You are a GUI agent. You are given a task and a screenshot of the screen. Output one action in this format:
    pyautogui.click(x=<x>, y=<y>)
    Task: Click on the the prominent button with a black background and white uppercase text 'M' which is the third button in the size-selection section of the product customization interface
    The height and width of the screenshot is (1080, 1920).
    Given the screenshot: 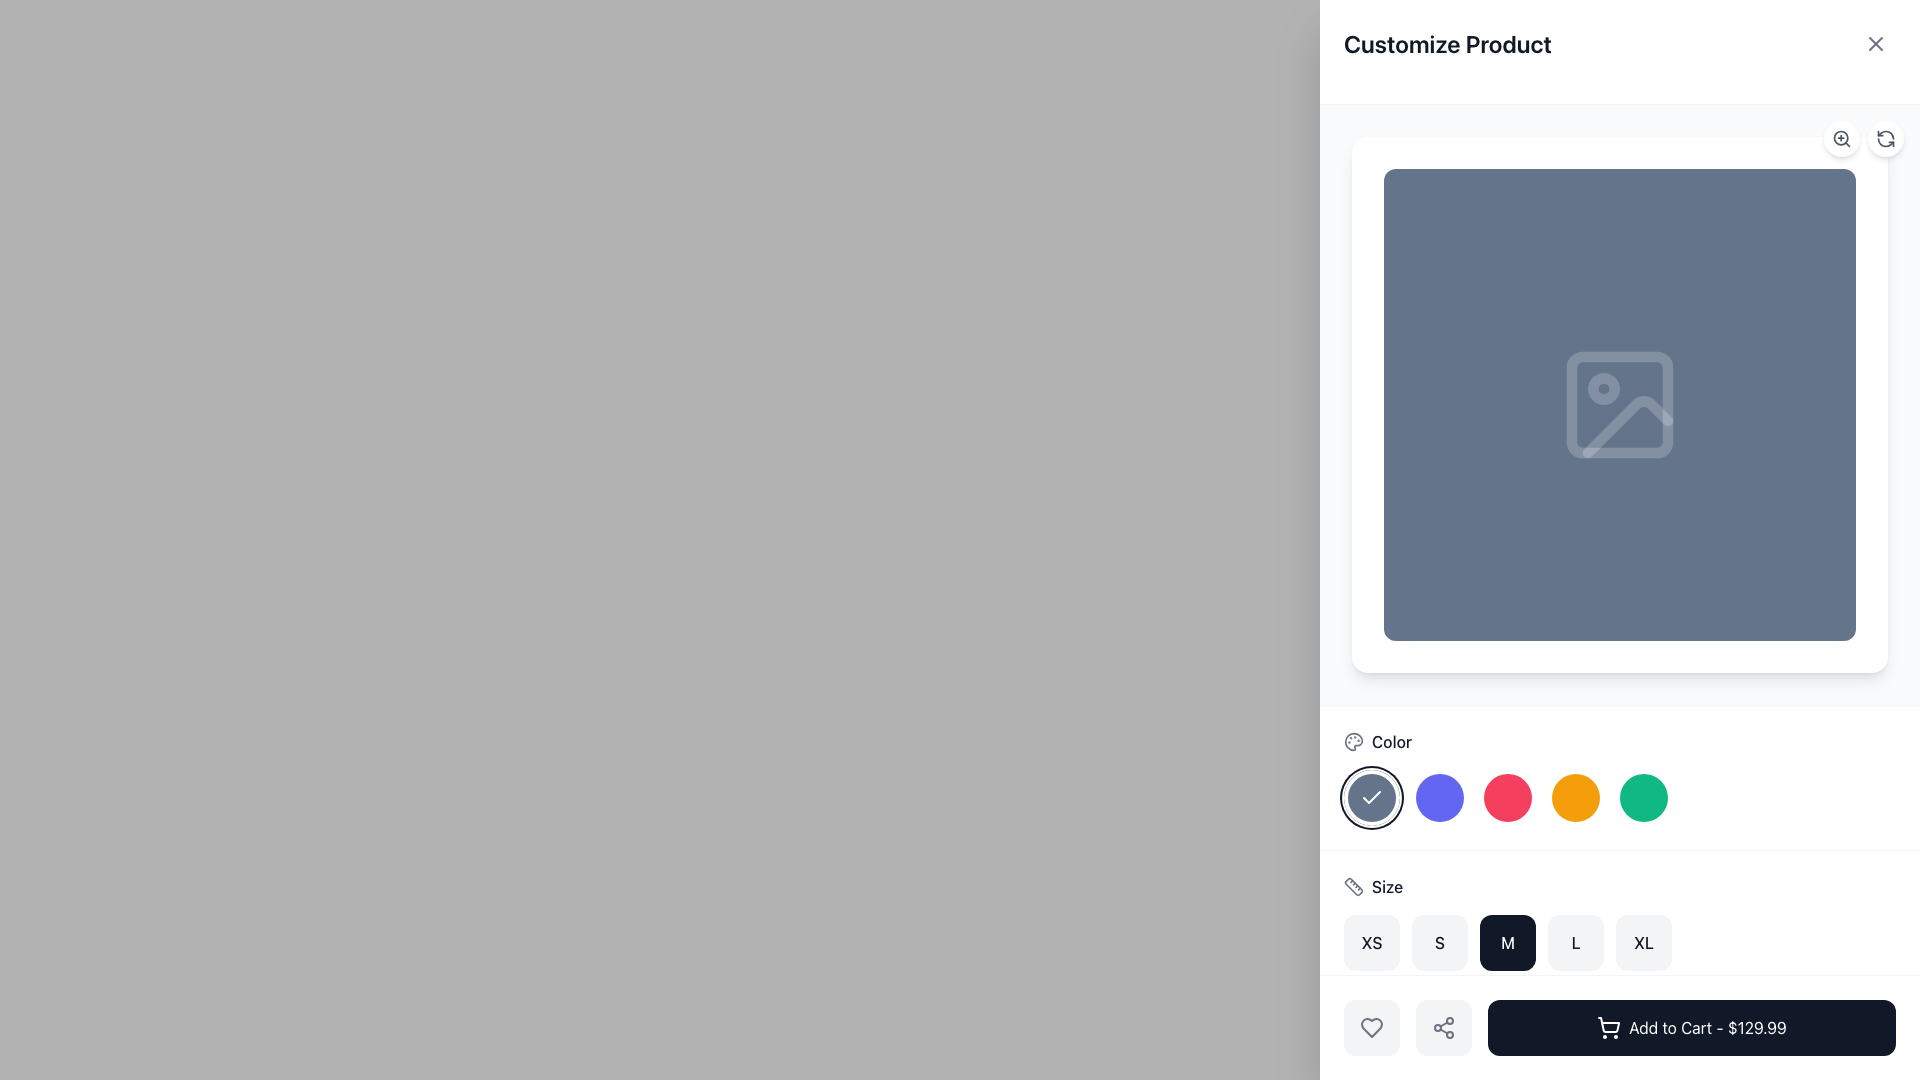 What is the action you would take?
    pyautogui.click(x=1507, y=942)
    